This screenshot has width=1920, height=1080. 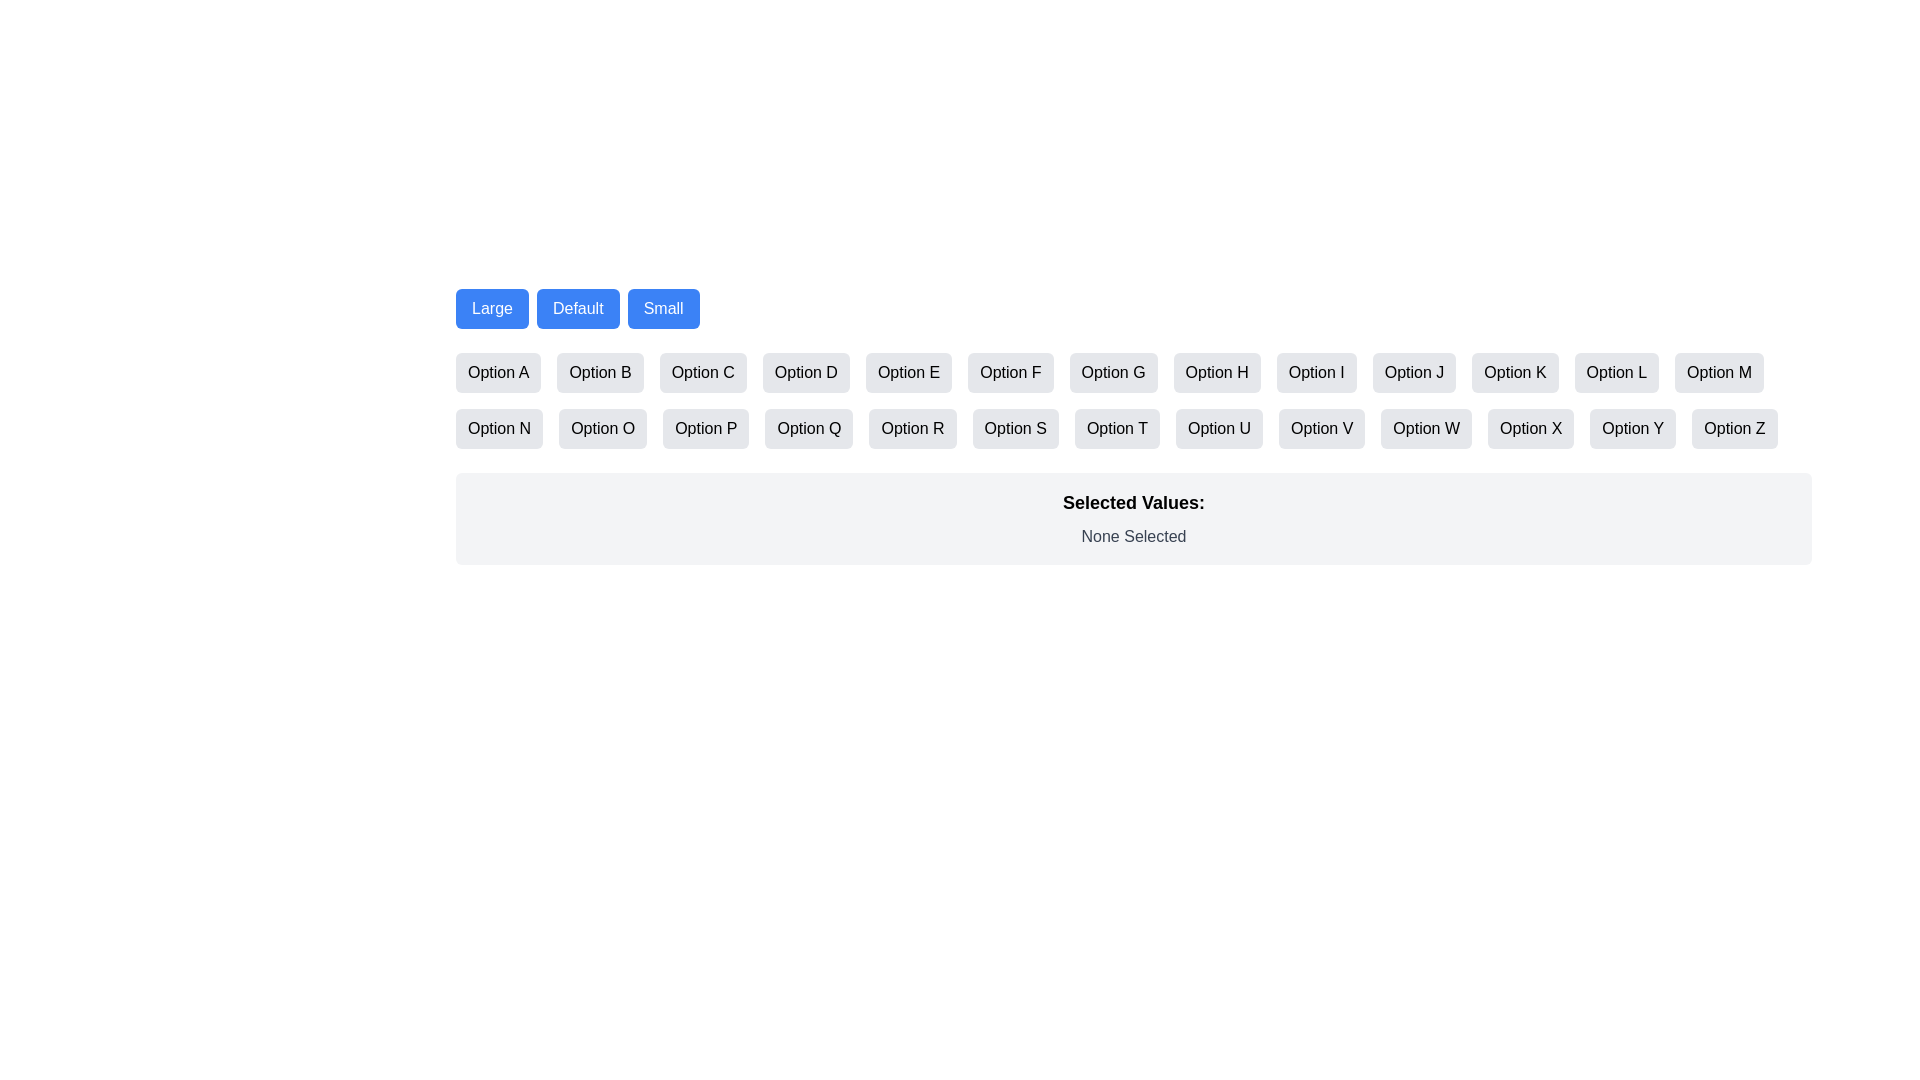 I want to click on the thirteenth selectable option in the flexbox grid, which is positioned immediately to the right of 'Option L', so click(x=1718, y=373).